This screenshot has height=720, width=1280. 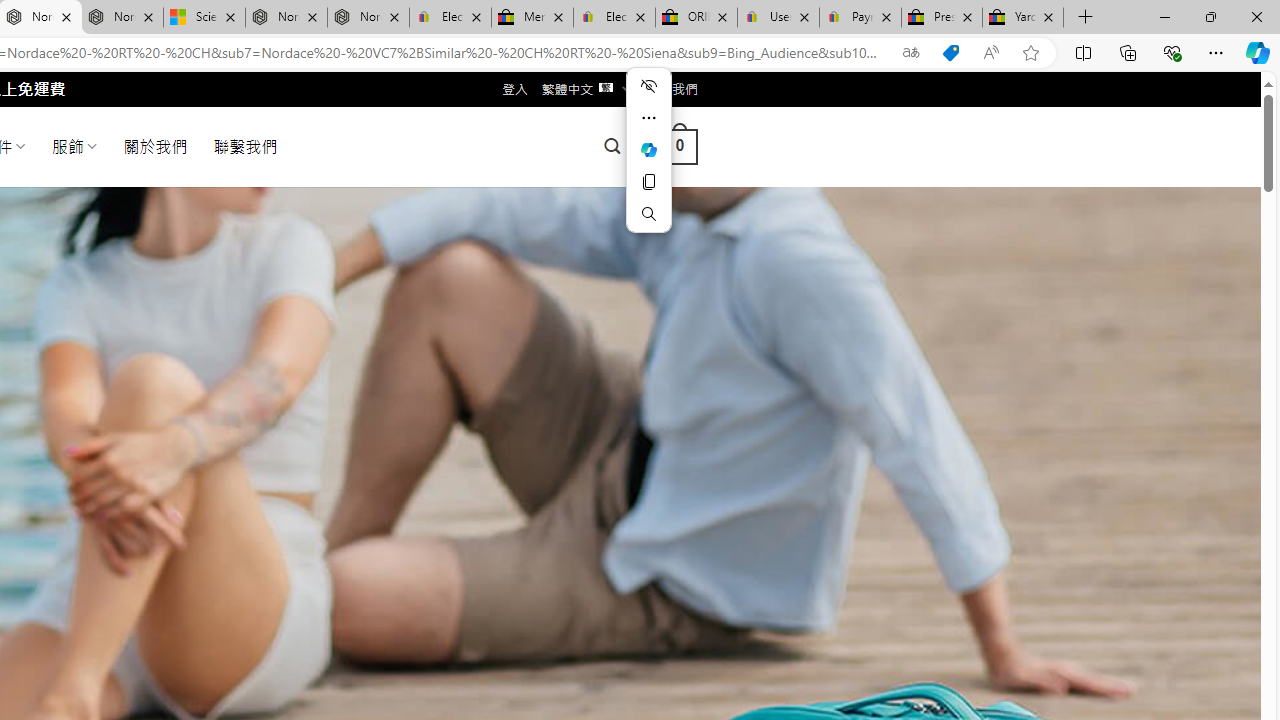 I want to click on 'Press Room - eBay Inc.', so click(x=941, y=17).